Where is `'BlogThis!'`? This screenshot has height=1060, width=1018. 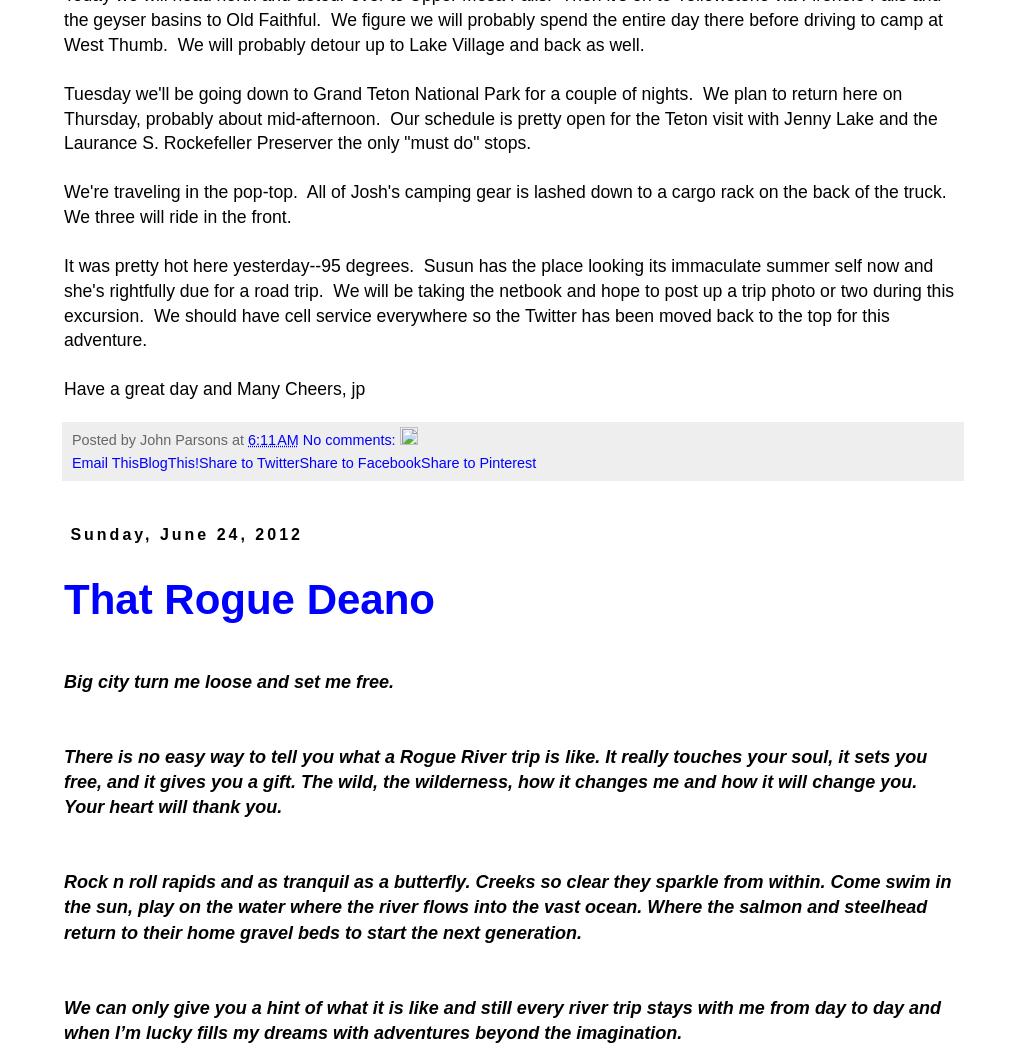
'BlogThis!' is located at coordinates (167, 462).